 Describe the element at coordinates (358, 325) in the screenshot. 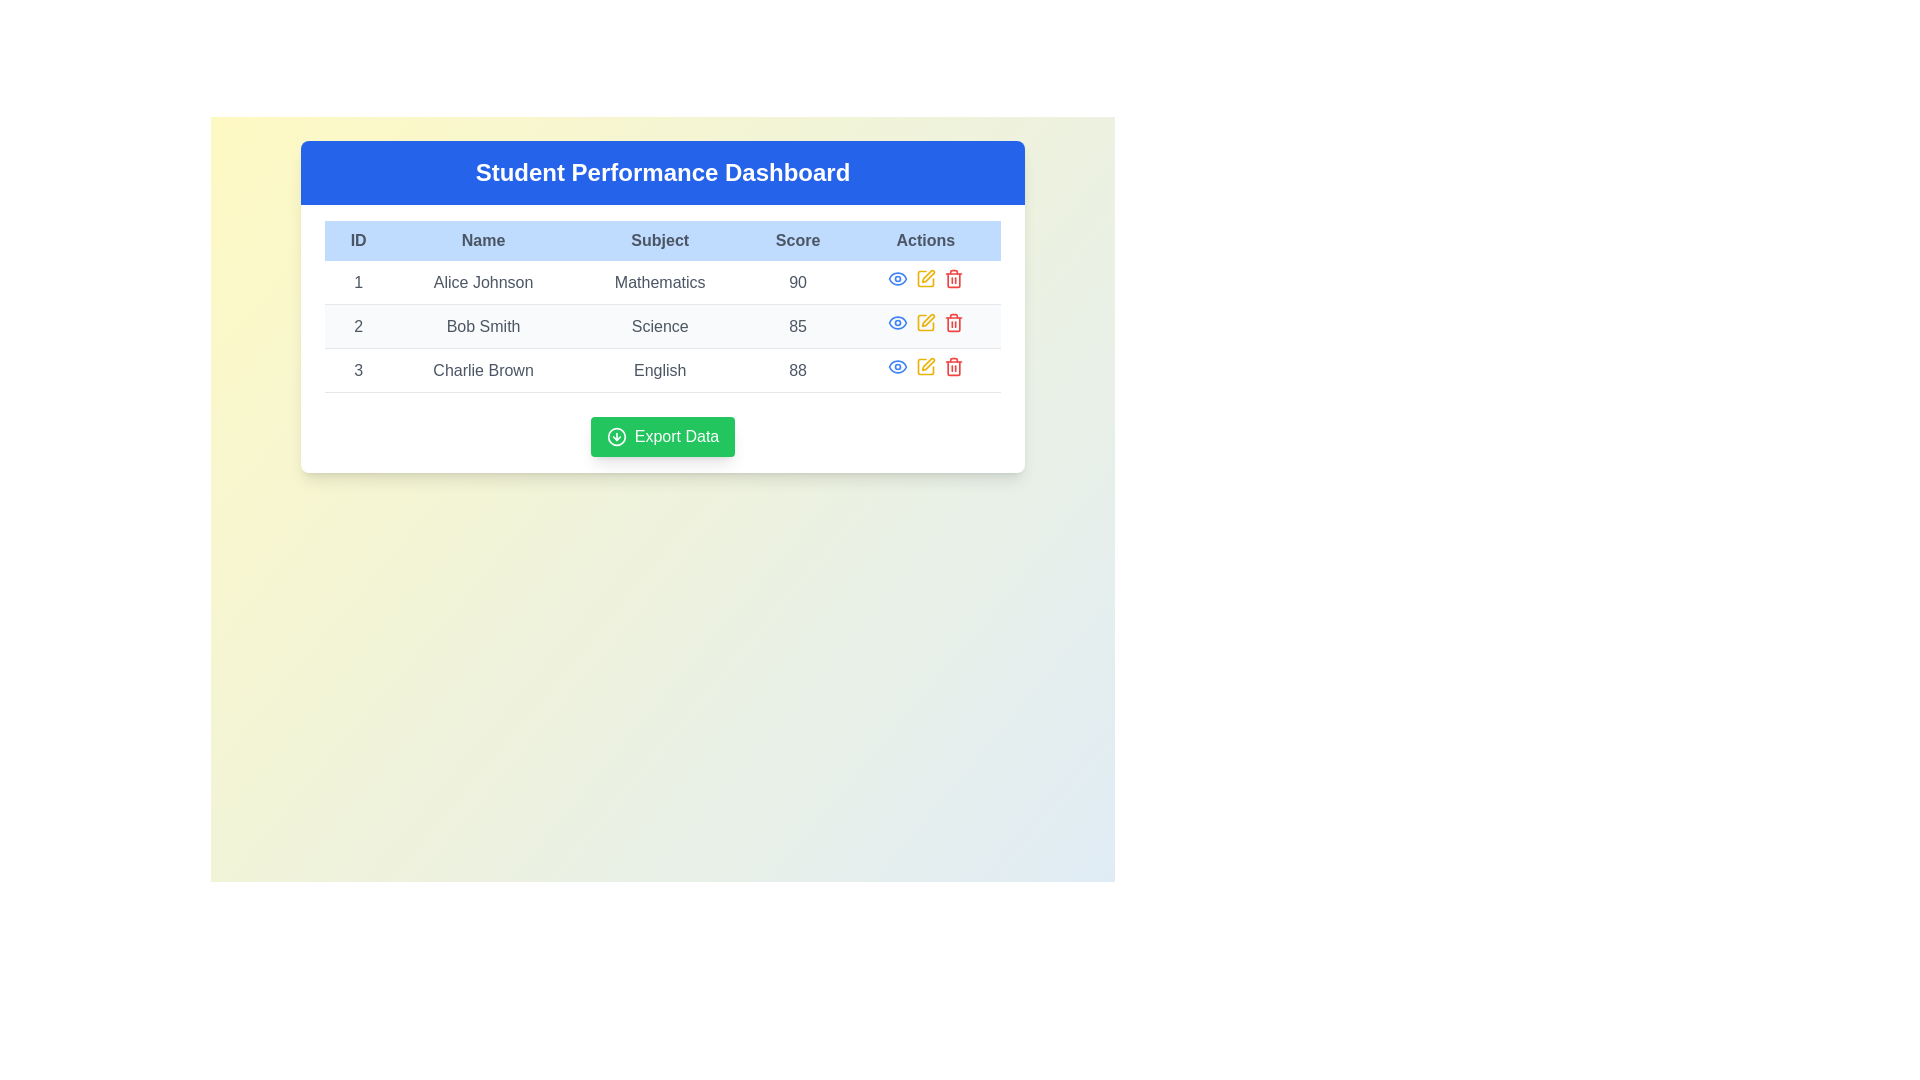

I see `the text field displaying the number '2' in bold, located in the second row, first column of the student performance table` at that location.